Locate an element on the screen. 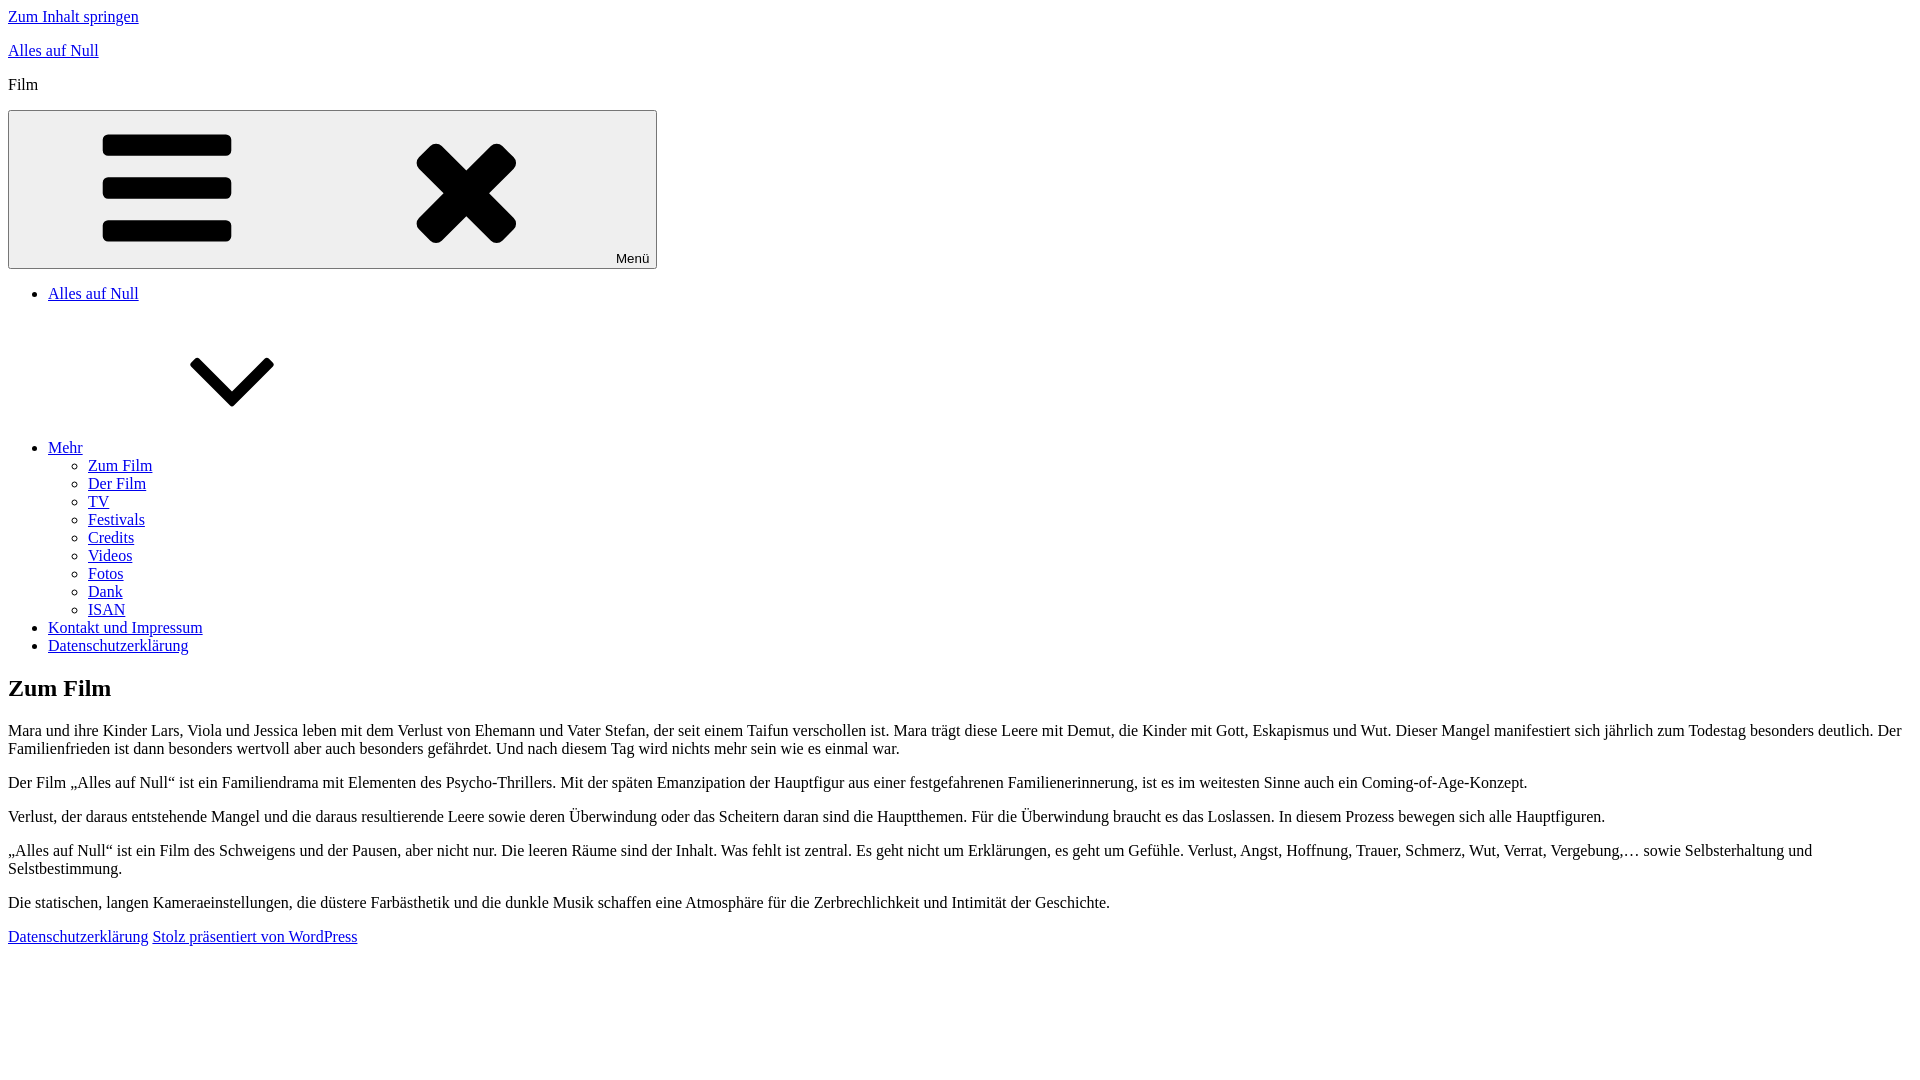  'Fotos' is located at coordinates (104, 573).